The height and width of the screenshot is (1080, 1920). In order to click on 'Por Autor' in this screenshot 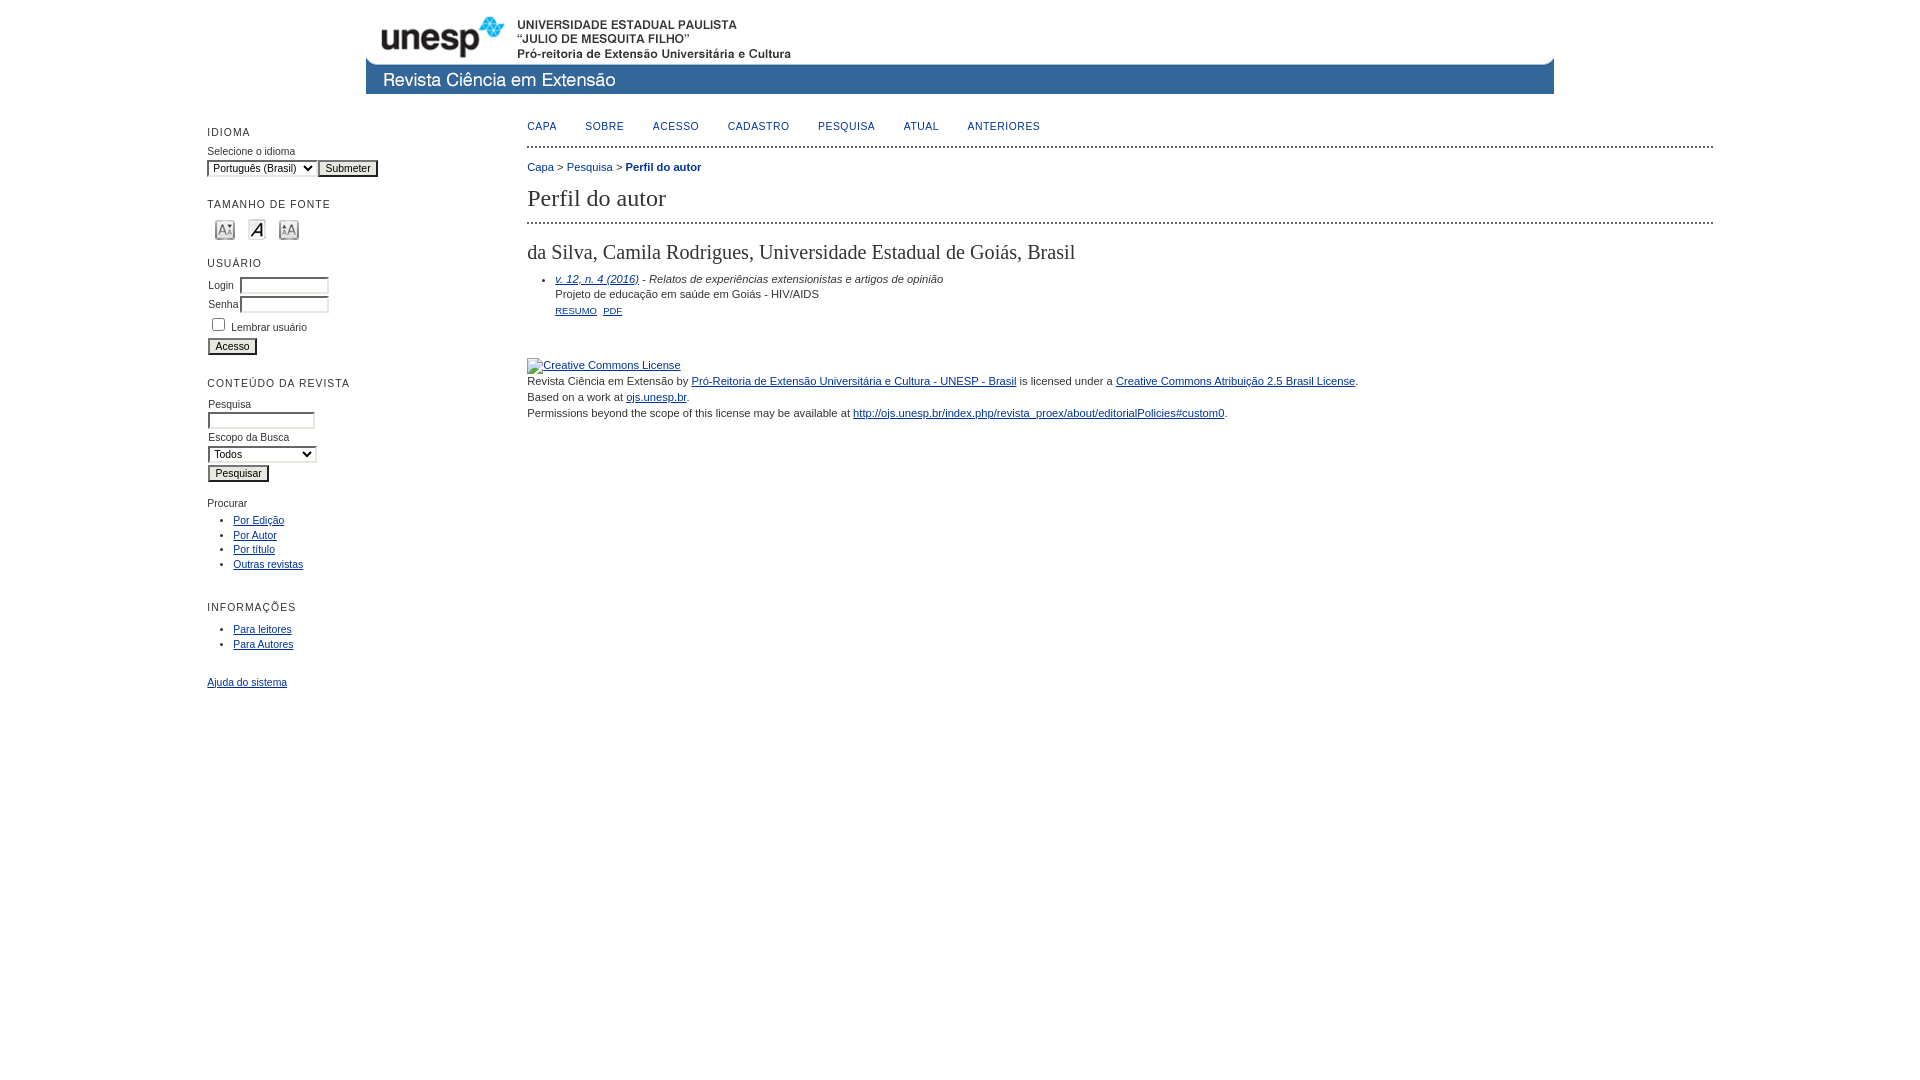, I will do `click(233, 534)`.